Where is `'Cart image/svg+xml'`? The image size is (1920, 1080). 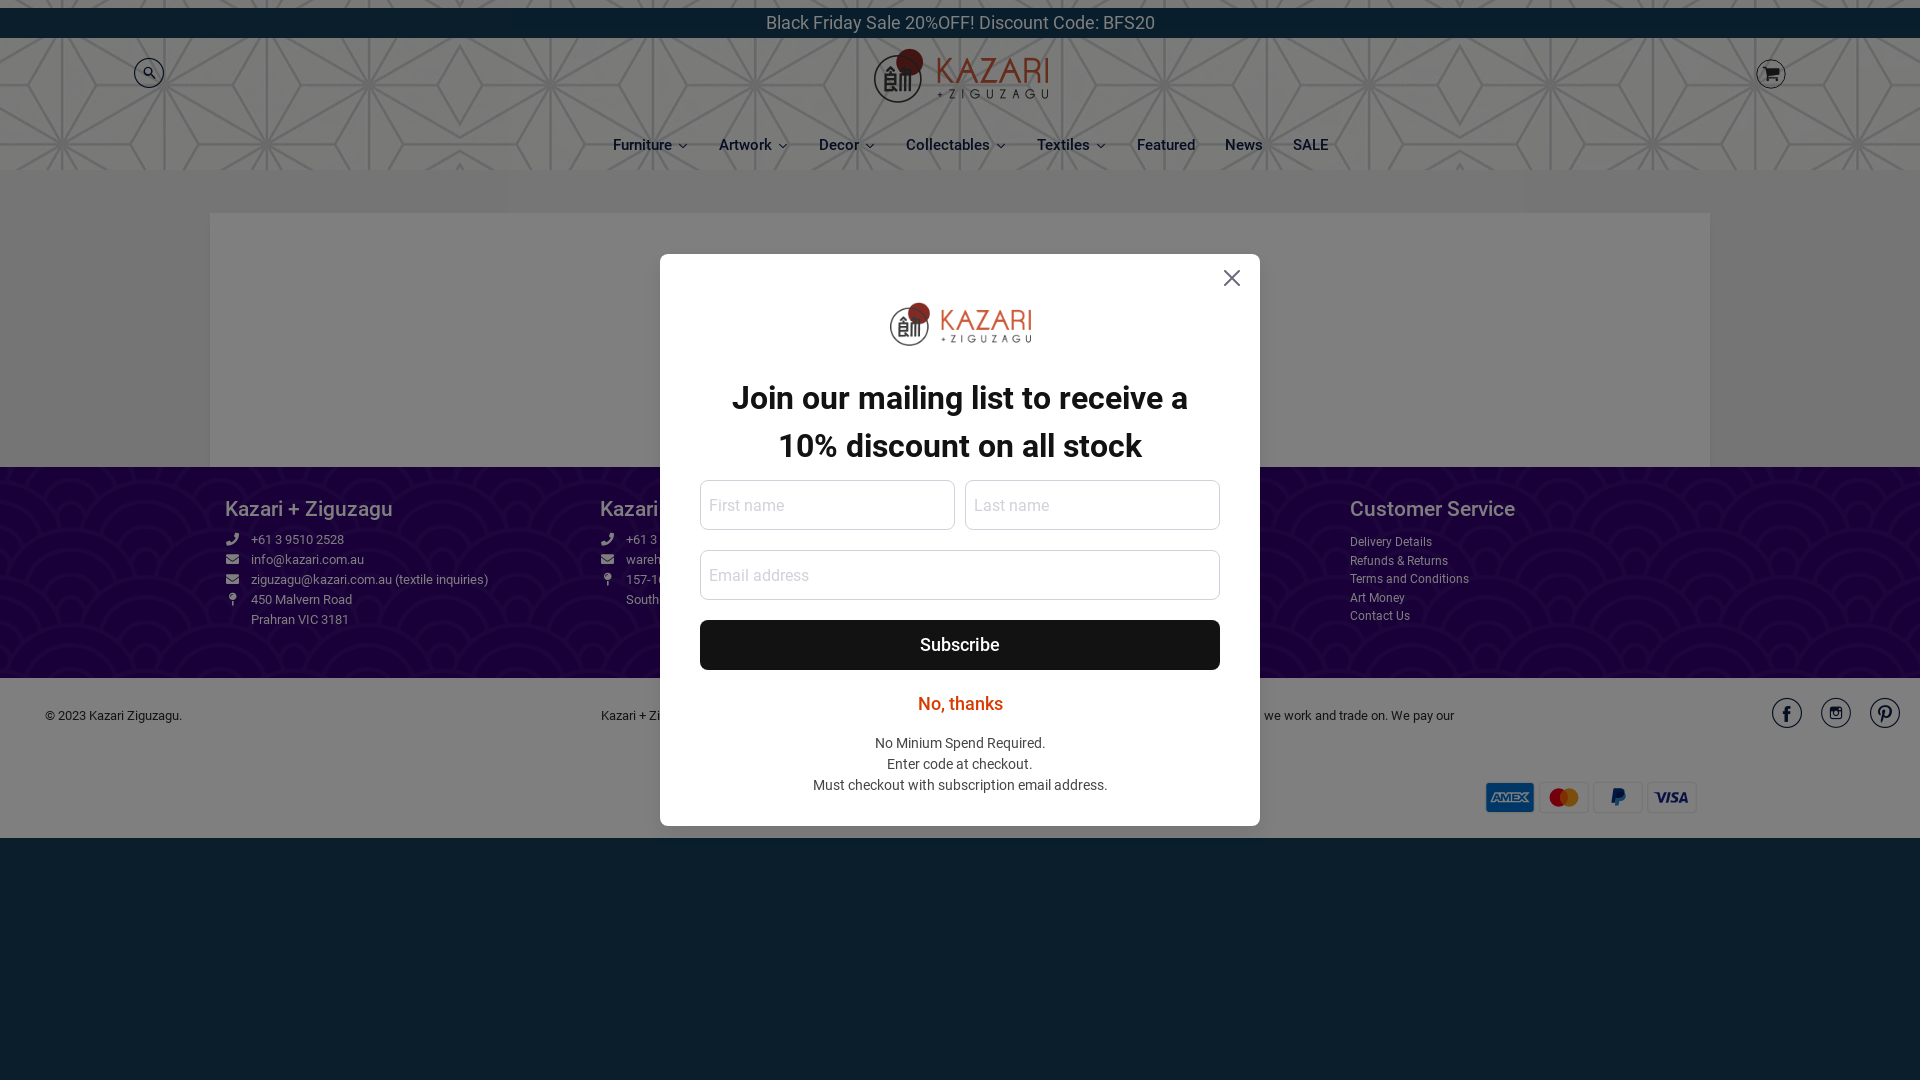
'Cart image/svg+xml' is located at coordinates (1755, 74).